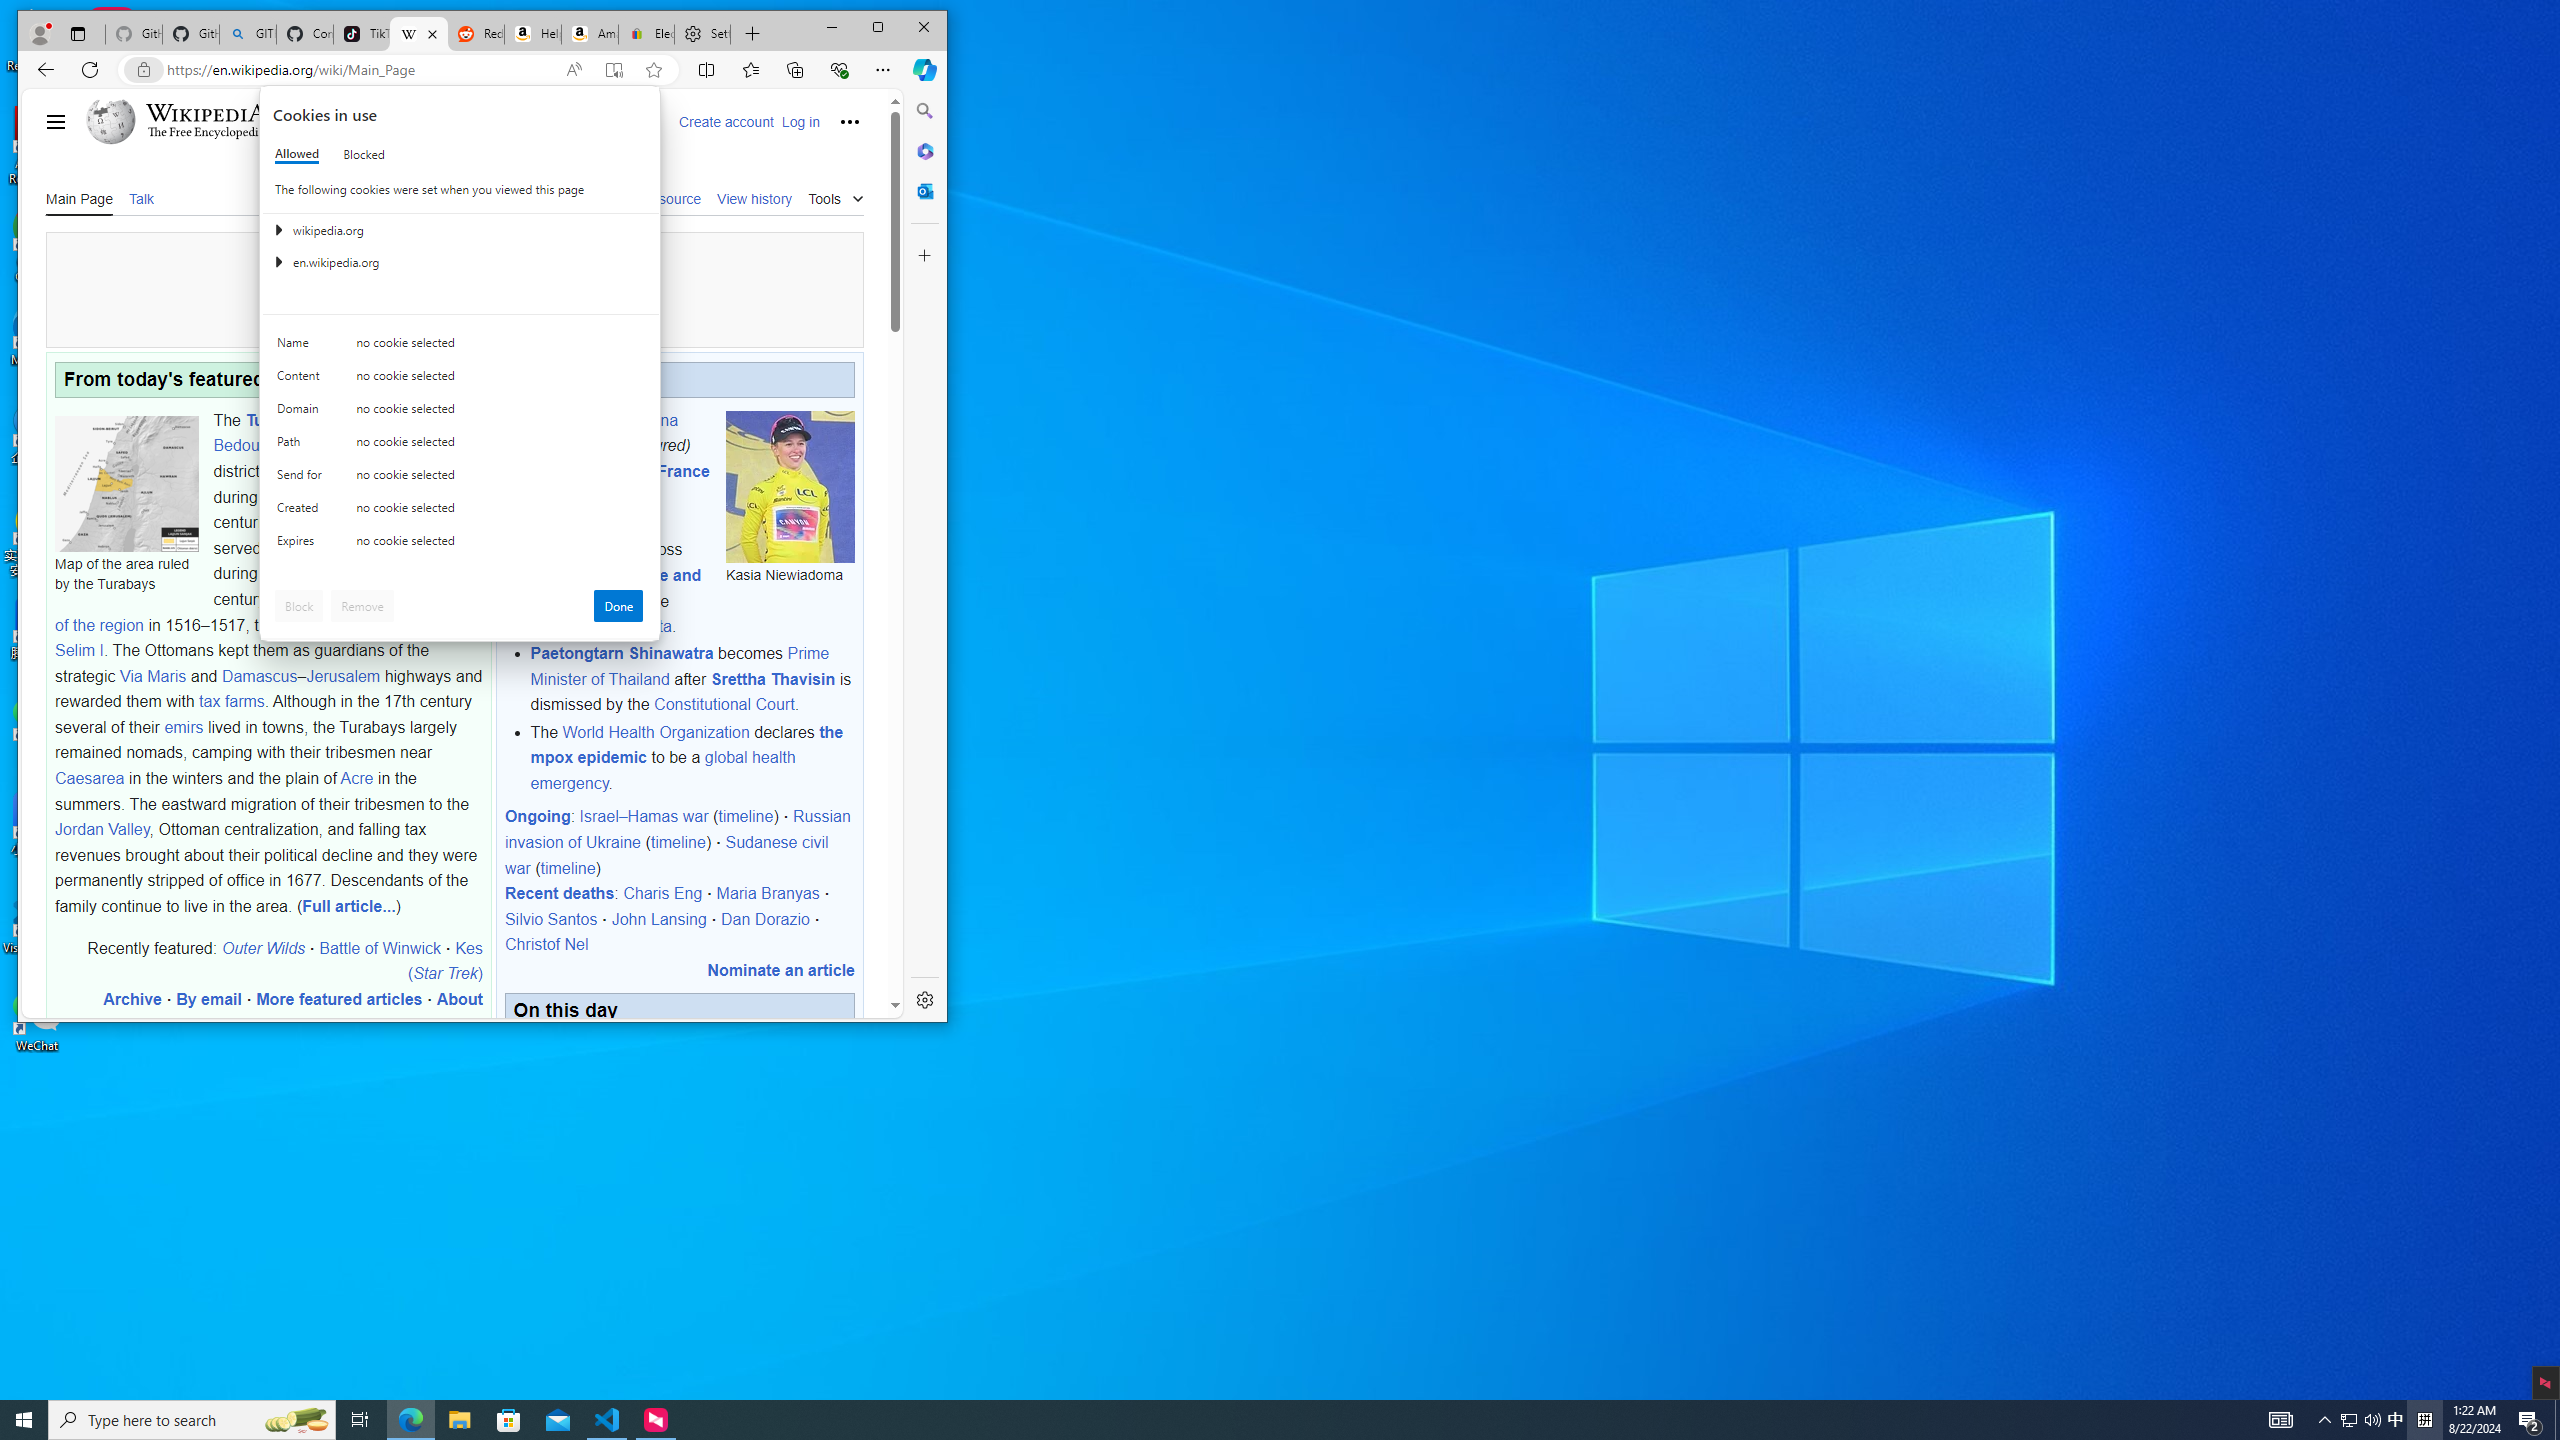 This screenshot has height=1440, width=2560. I want to click on 'Expires', so click(302, 544).